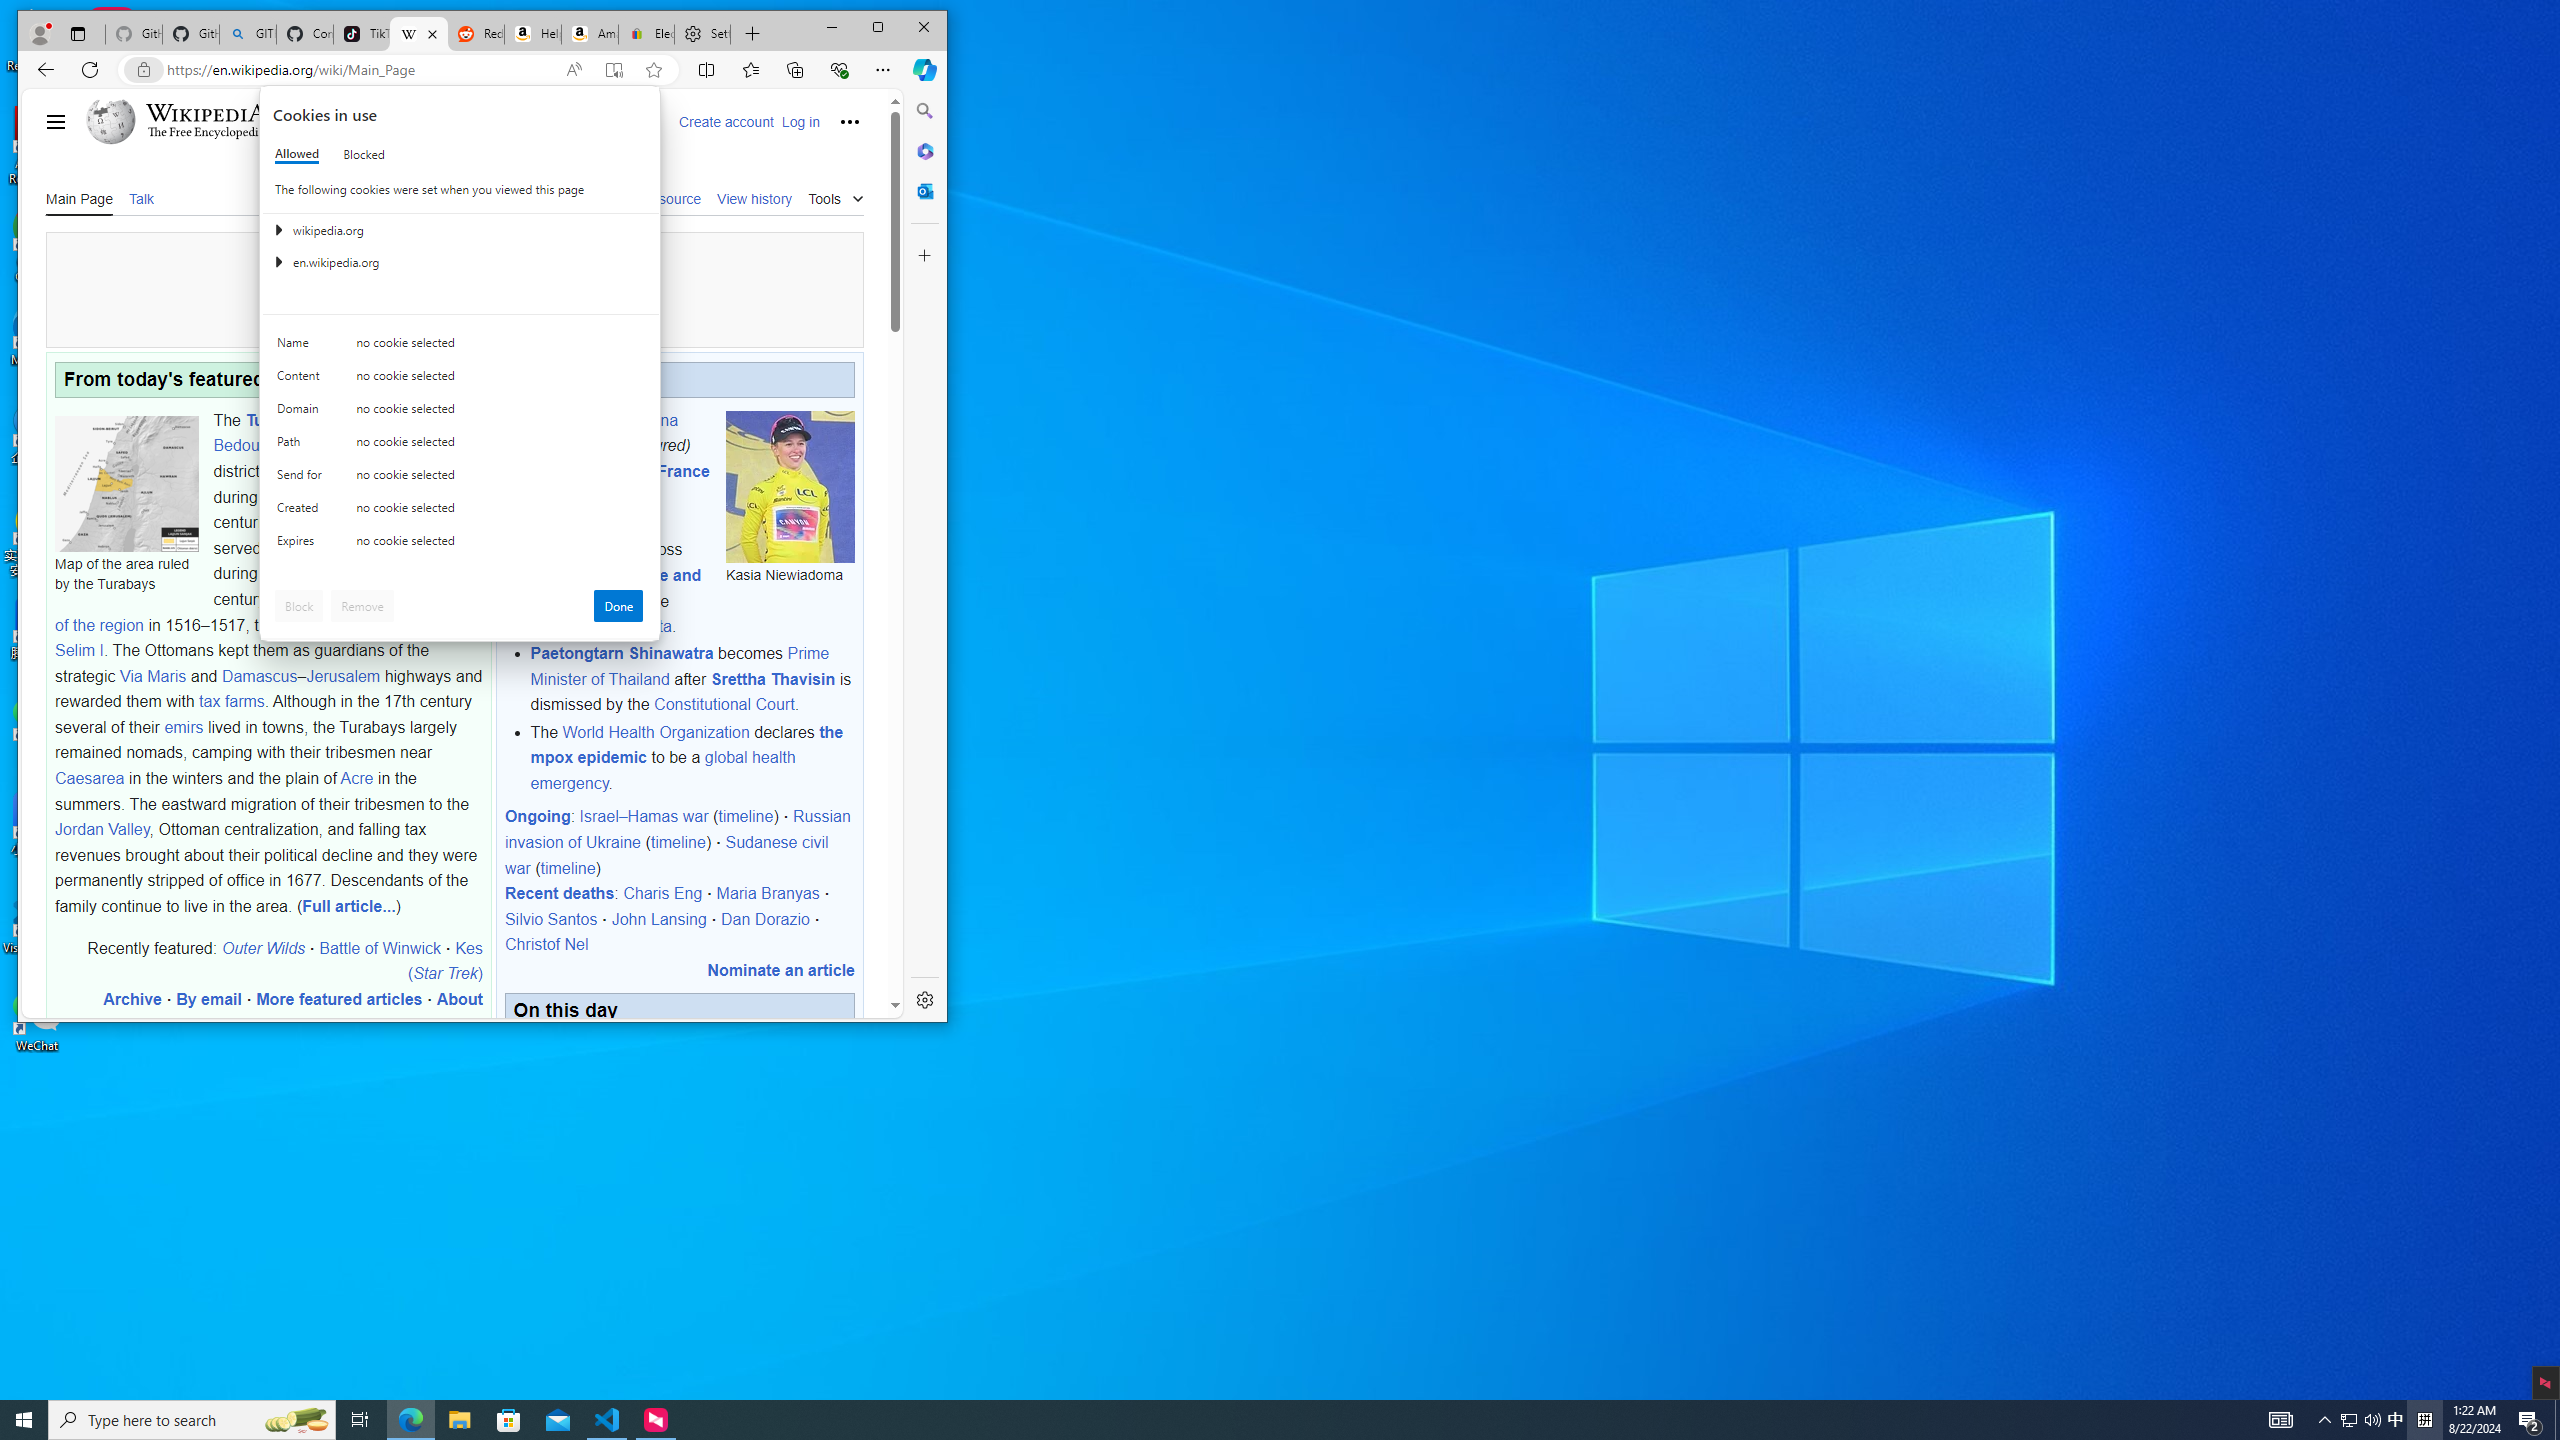 This screenshot has height=1440, width=2560. I want to click on 'Expires', so click(302, 544).